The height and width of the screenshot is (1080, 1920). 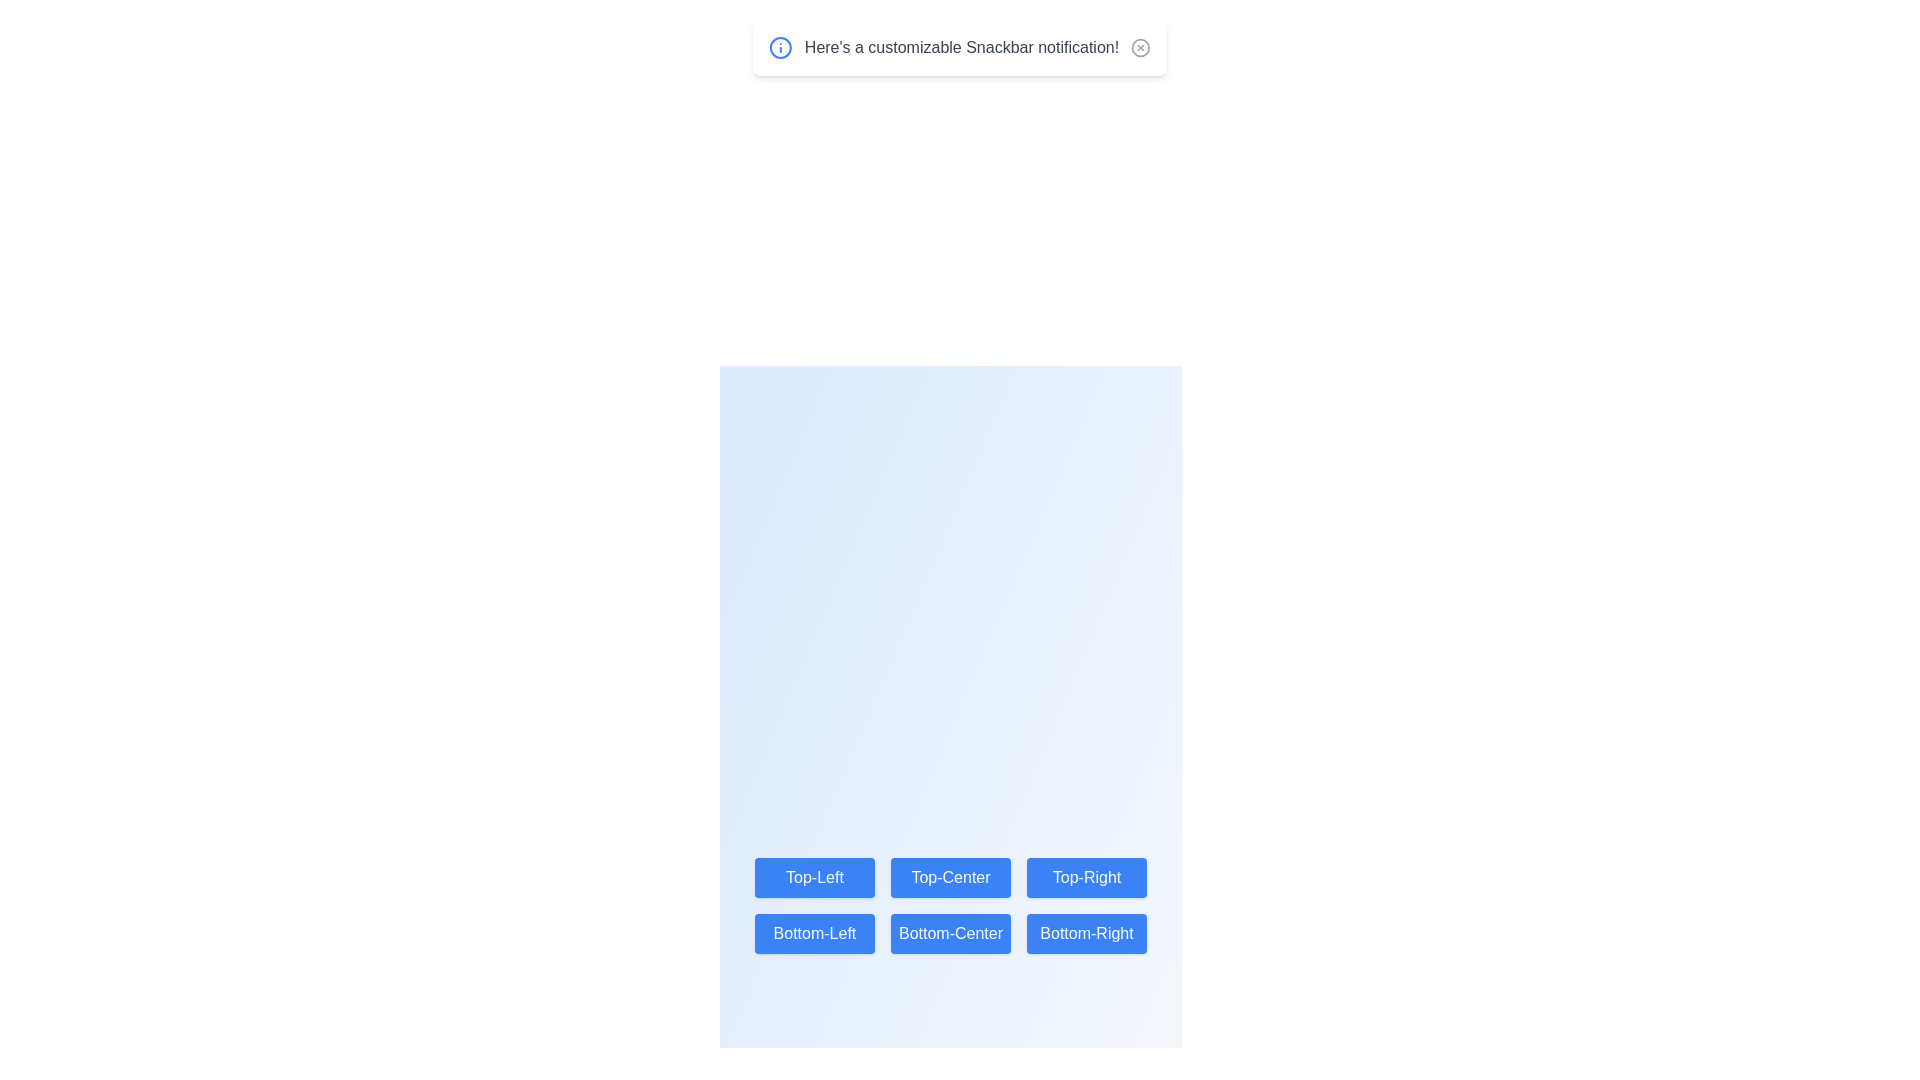 What do you see at coordinates (949, 877) in the screenshot?
I see `the button labeled Top-Center to change the Snackbar position` at bounding box center [949, 877].